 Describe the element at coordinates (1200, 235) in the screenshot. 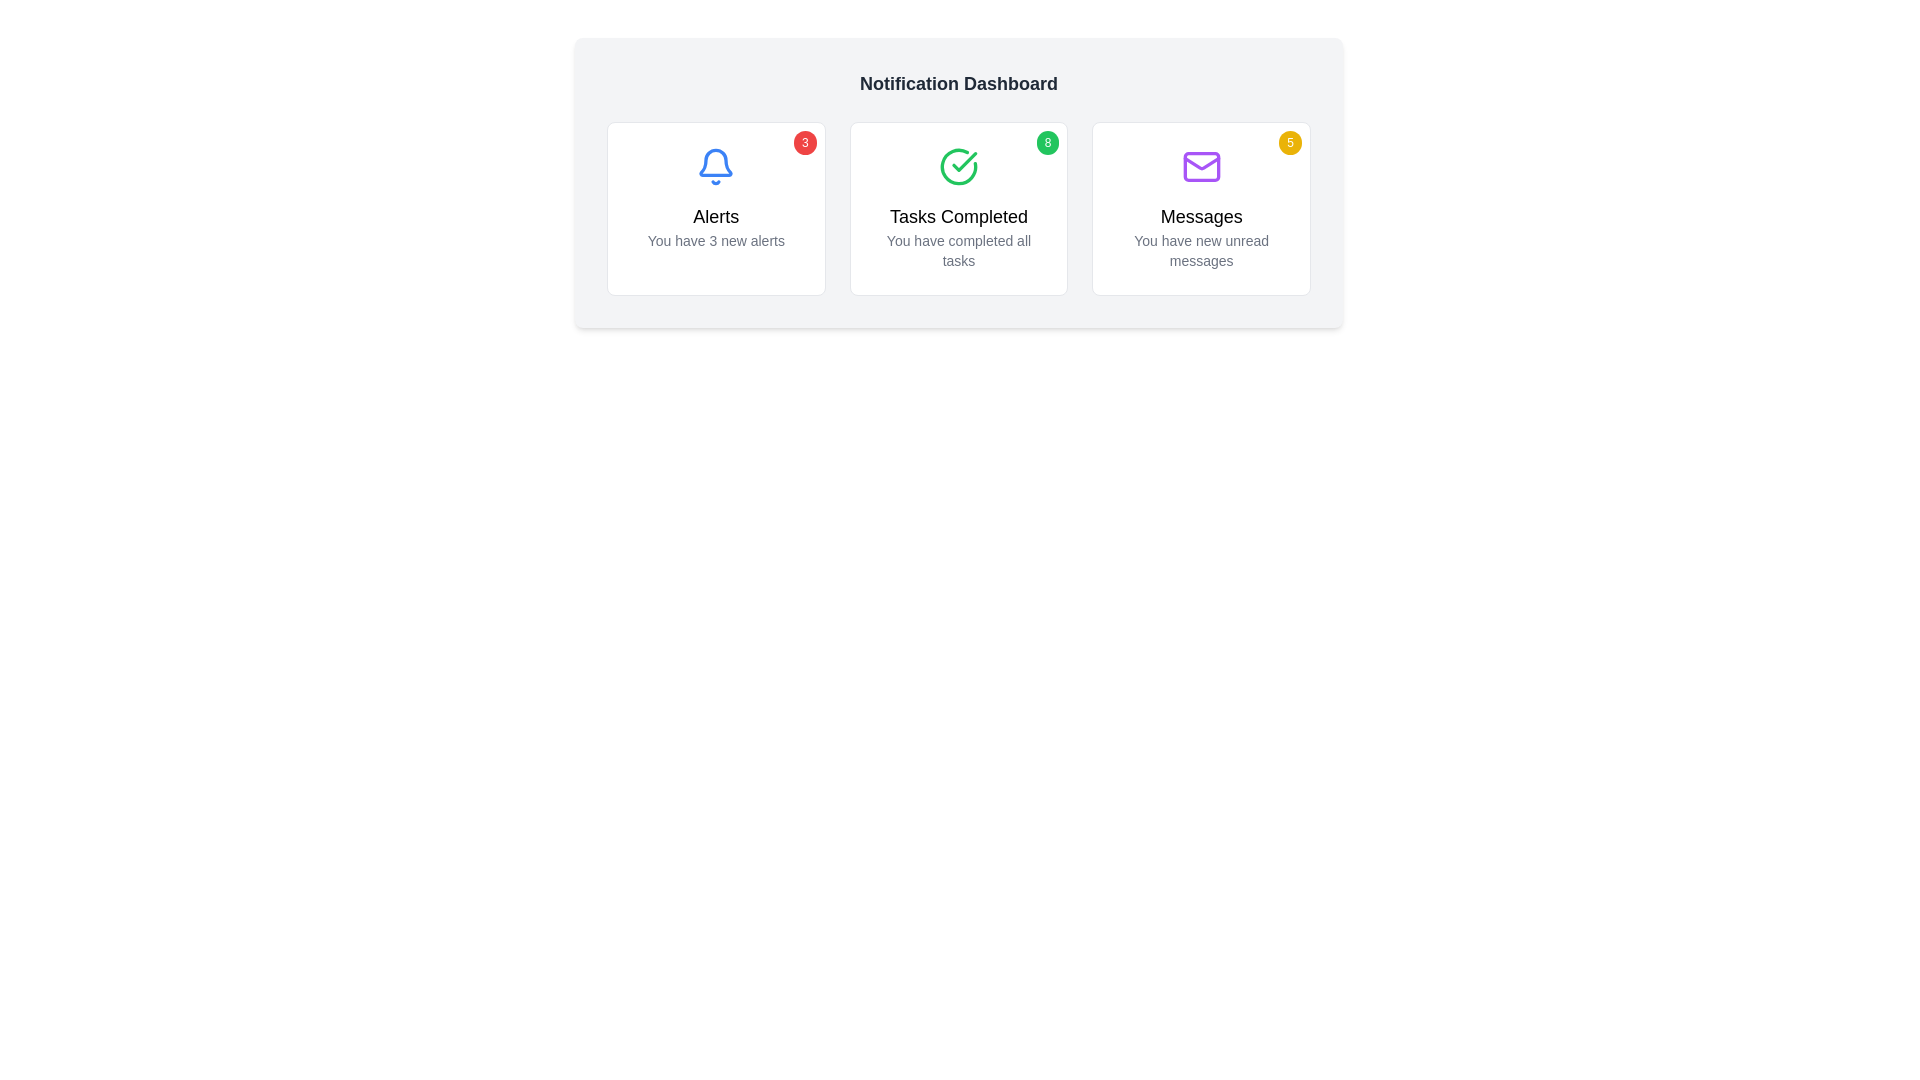

I see `the text display area that shows 'Messages' and 'You have new unread messages', located in the rightmost card of three horizontally aligned cards` at that location.